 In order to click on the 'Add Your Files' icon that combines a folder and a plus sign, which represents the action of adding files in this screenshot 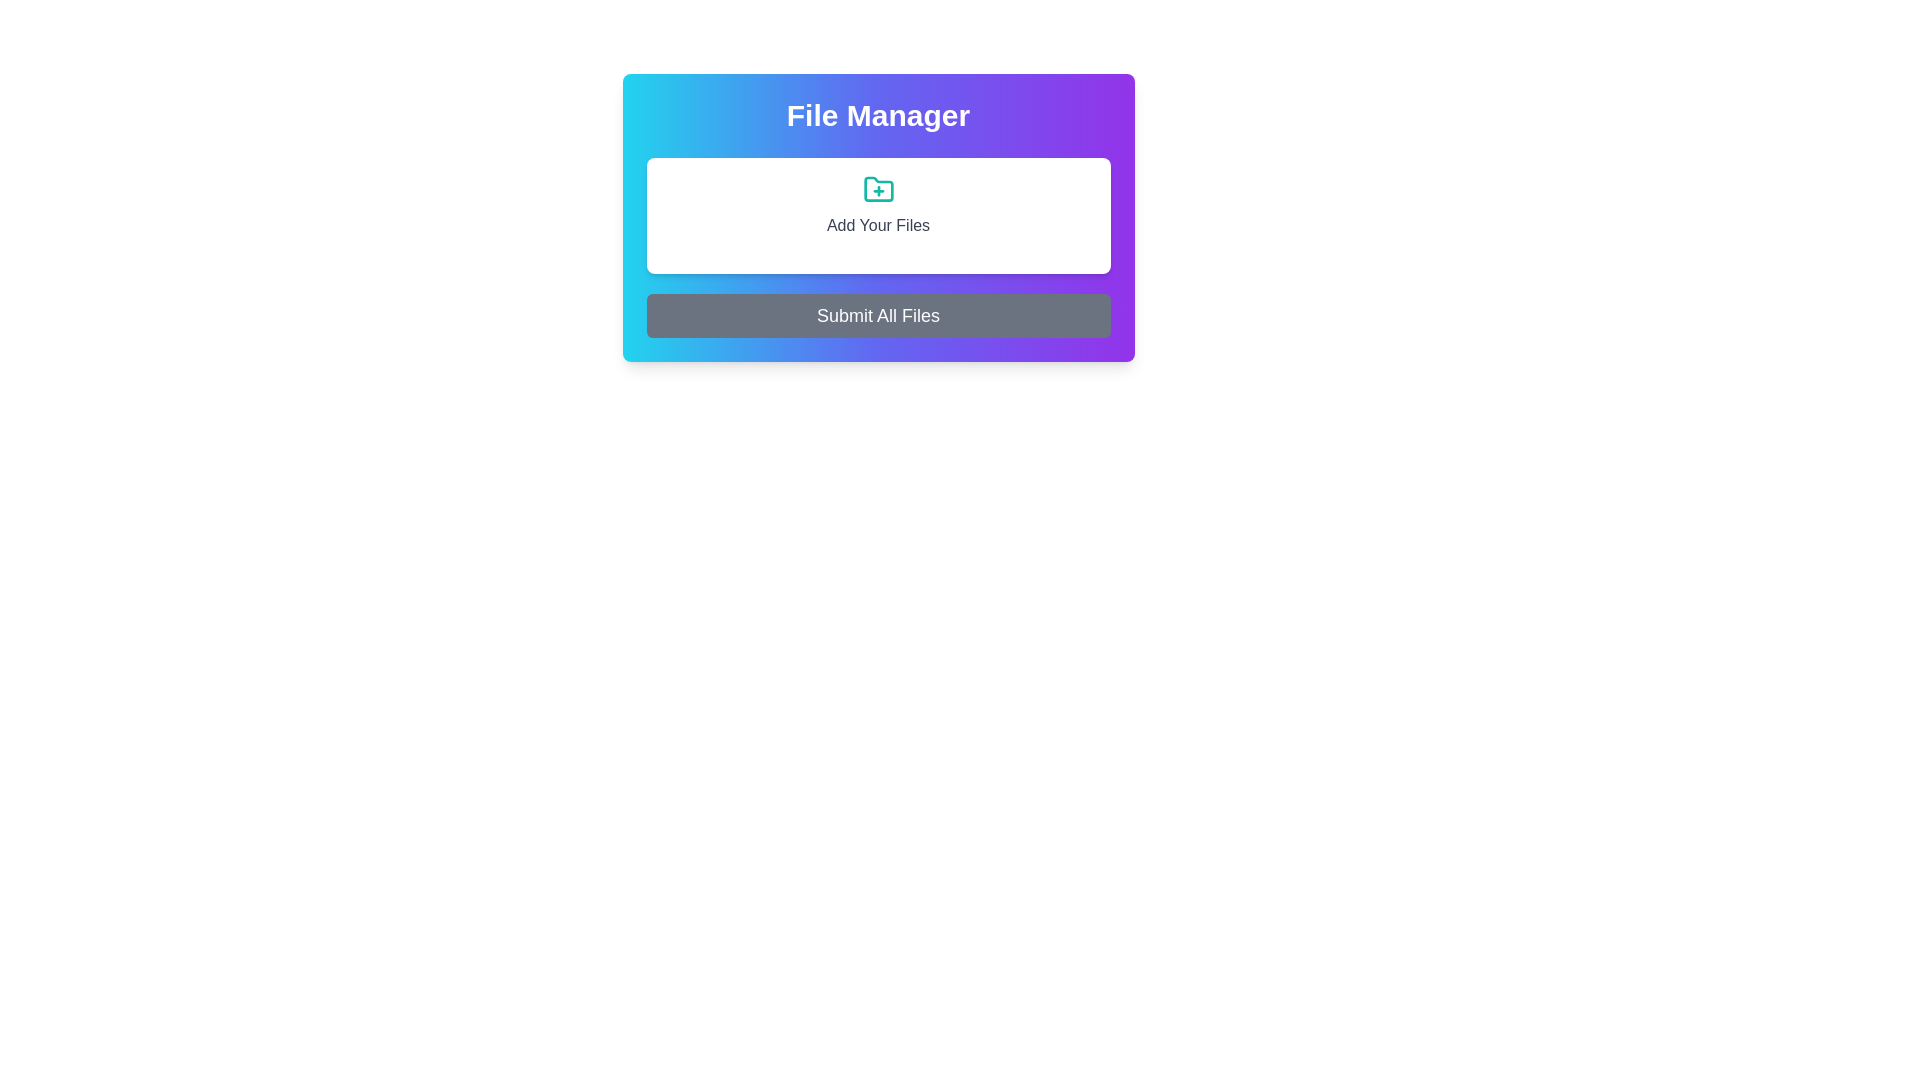, I will do `click(878, 189)`.